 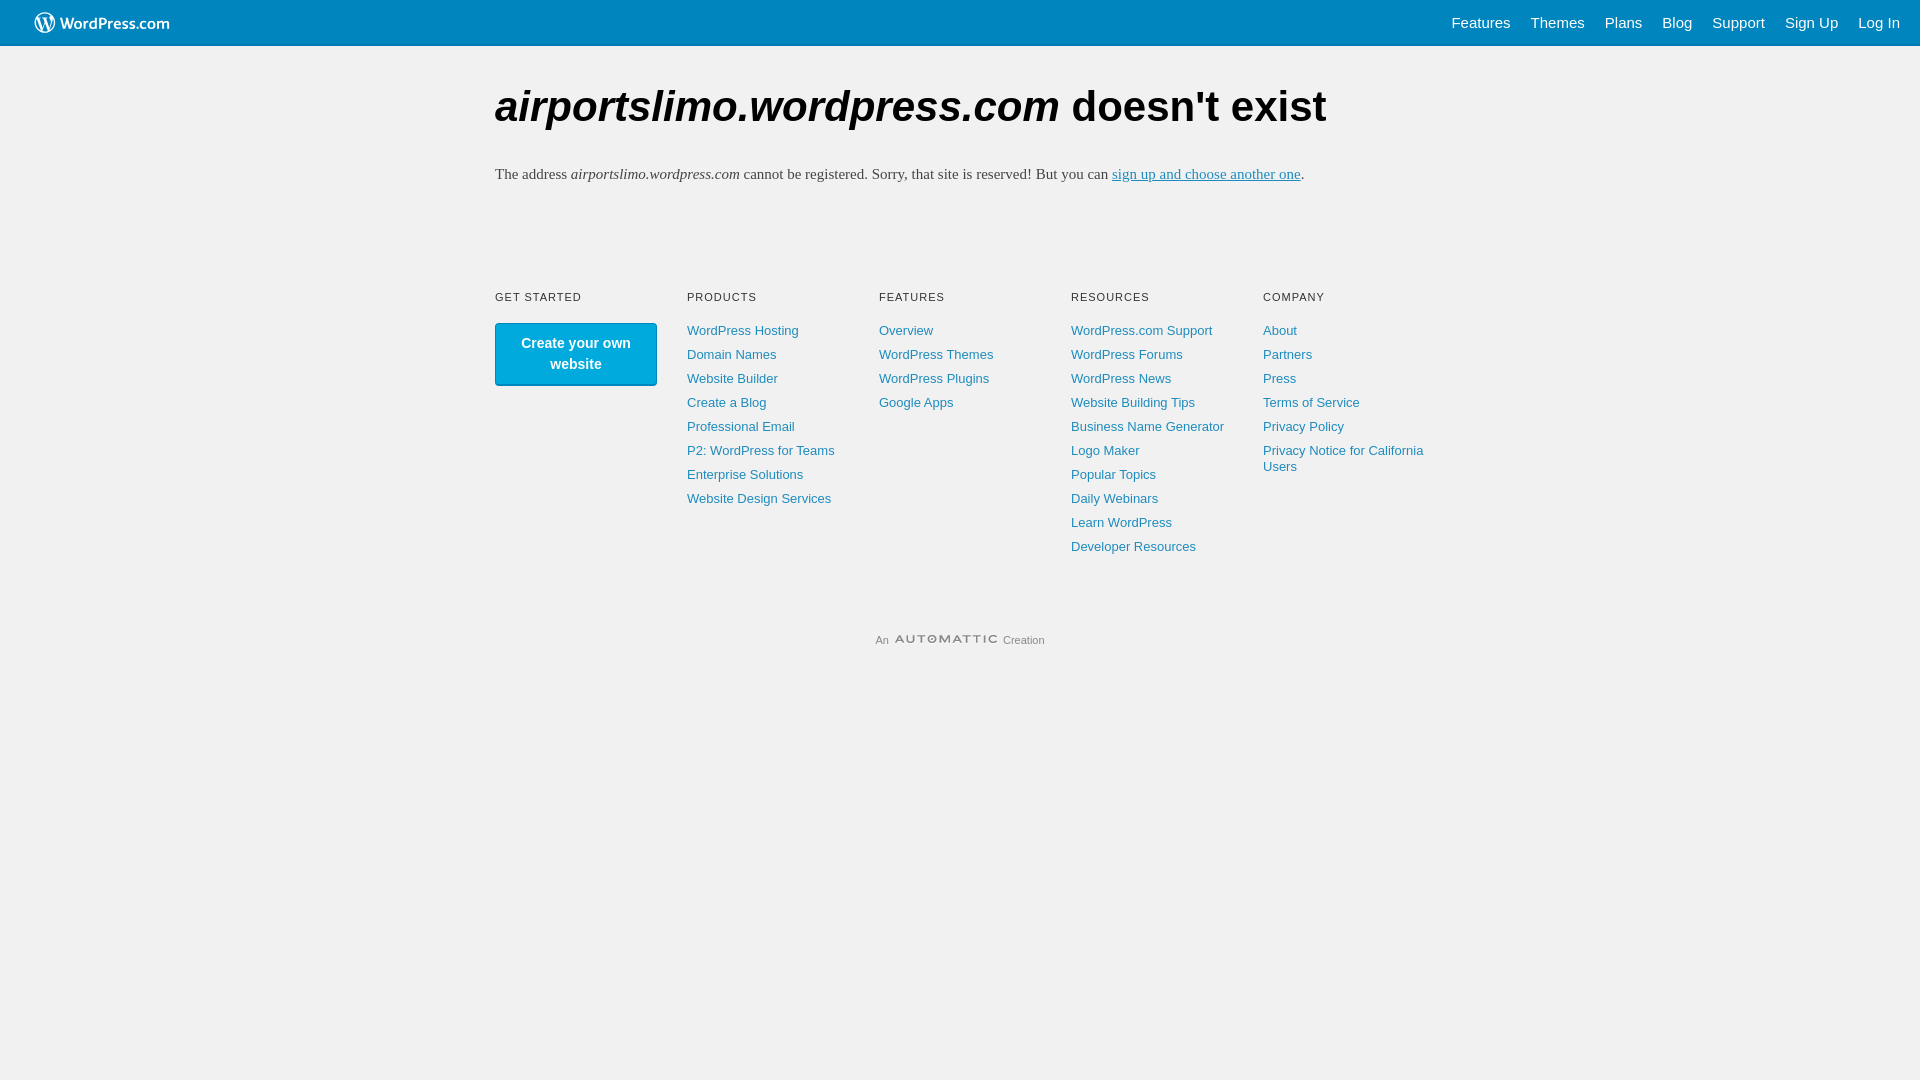 What do you see at coordinates (1069, 474) in the screenshot?
I see `'Popular Topics'` at bounding box center [1069, 474].